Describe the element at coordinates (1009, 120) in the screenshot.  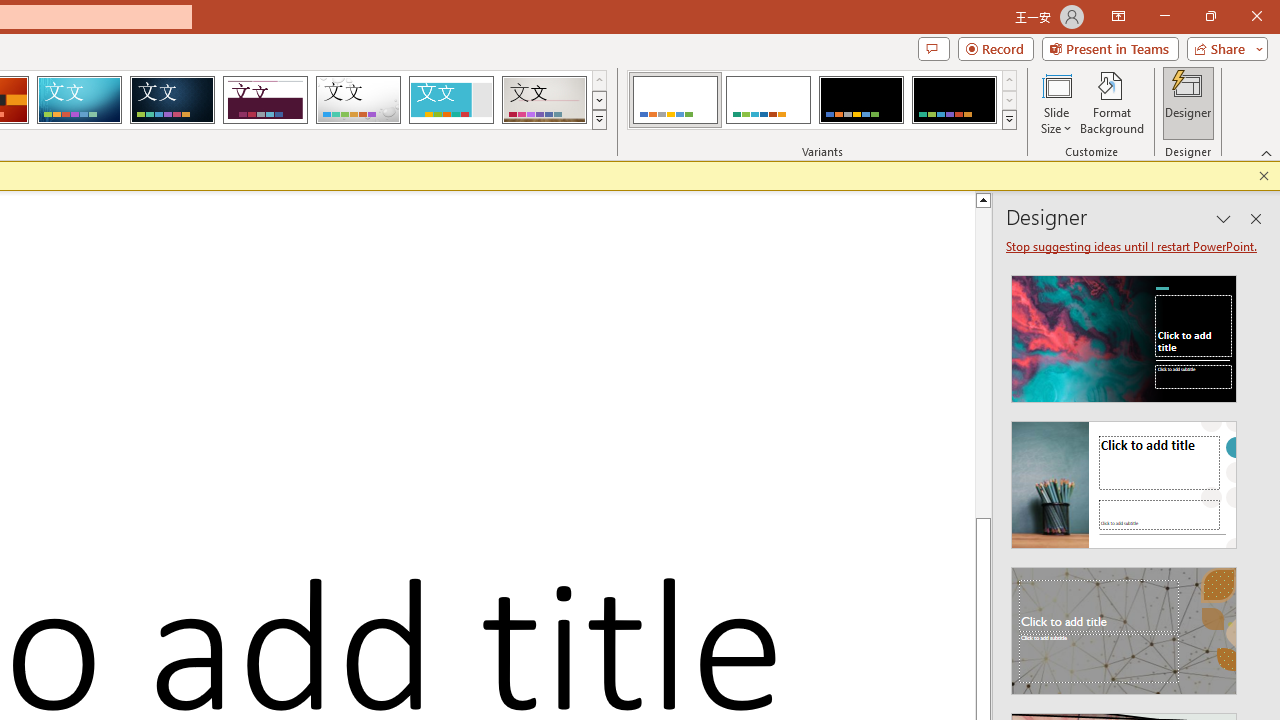
I see `'Variants'` at that location.